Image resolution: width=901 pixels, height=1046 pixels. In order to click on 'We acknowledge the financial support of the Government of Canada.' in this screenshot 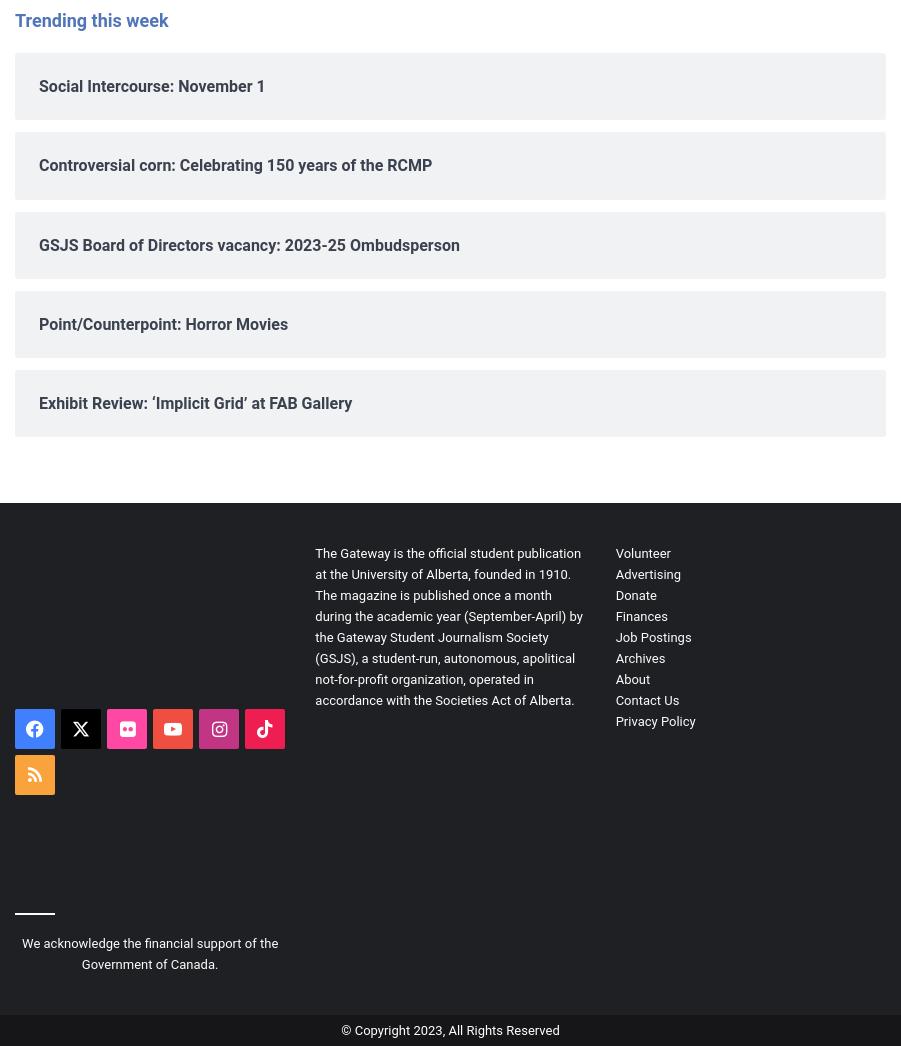, I will do `click(150, 952)`.